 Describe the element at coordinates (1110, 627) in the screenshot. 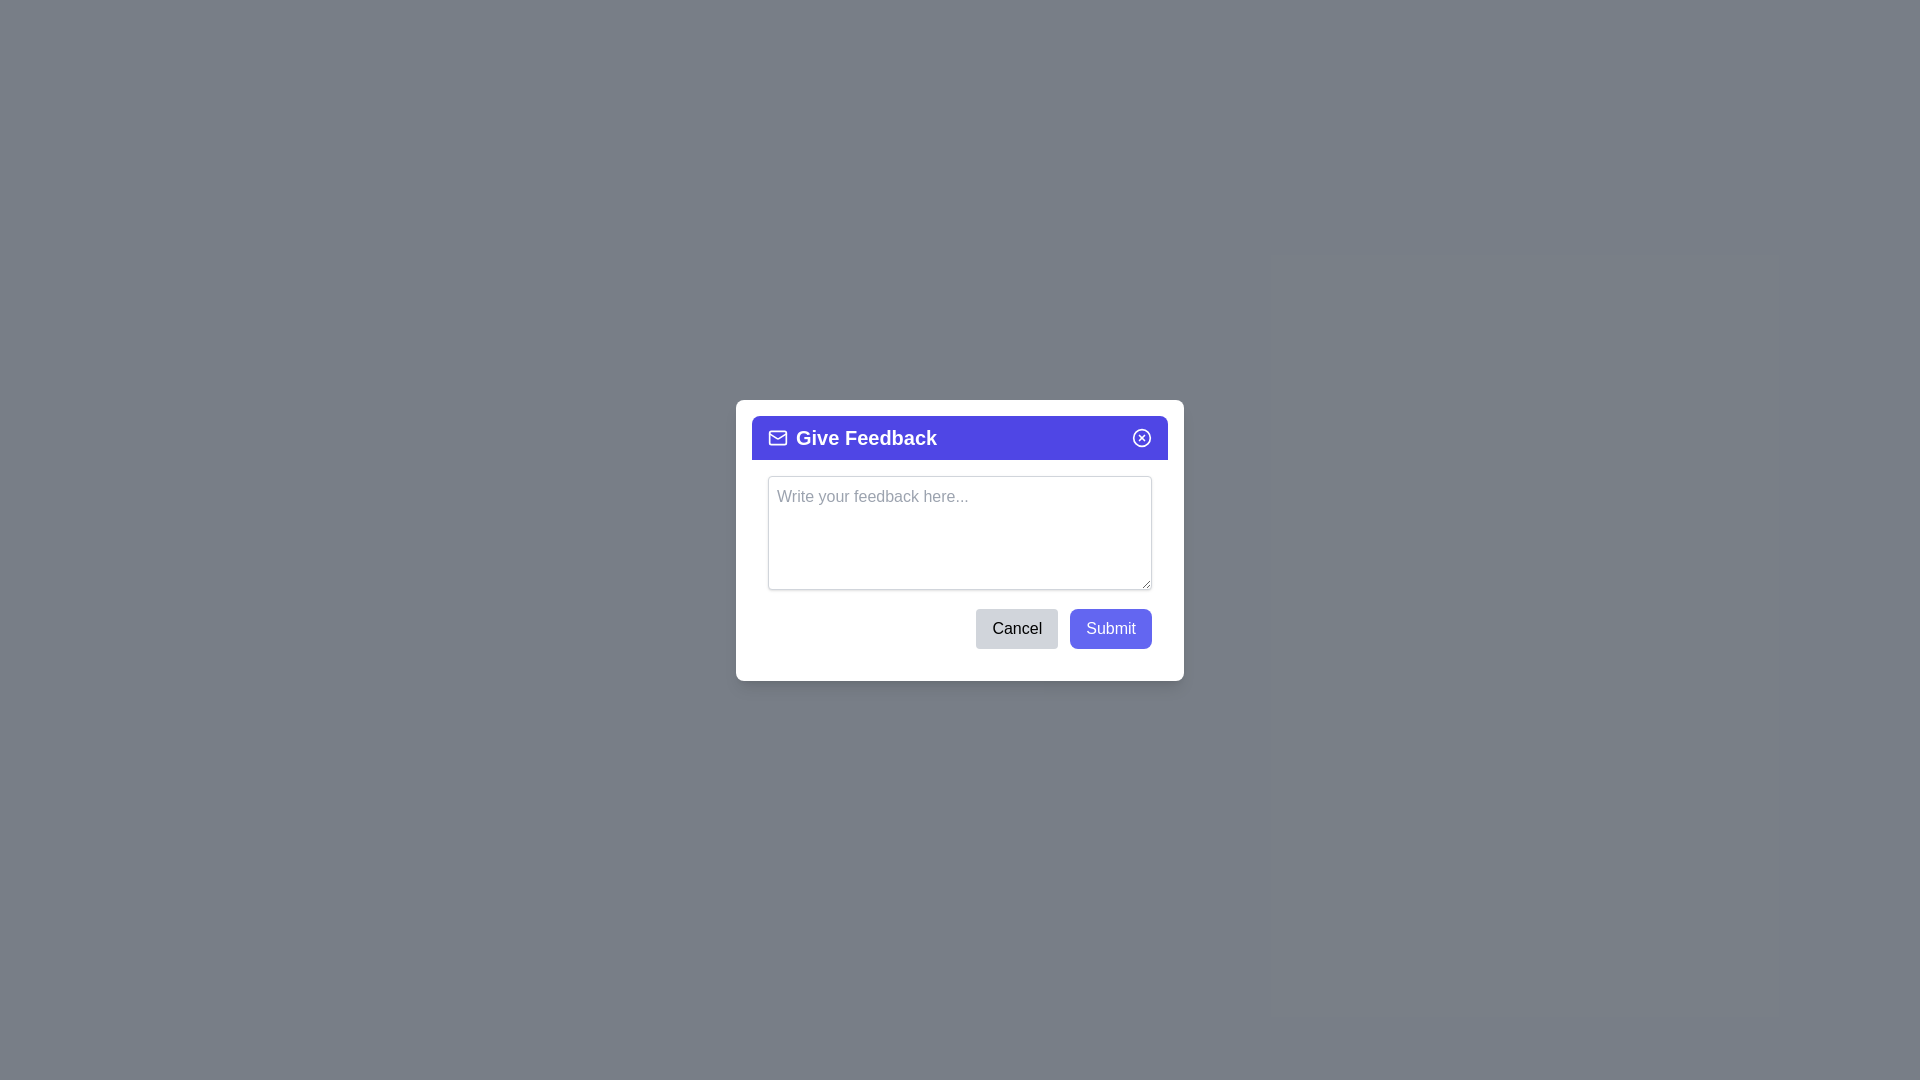

I see `the Submit button to submit the feedback form` at that location.